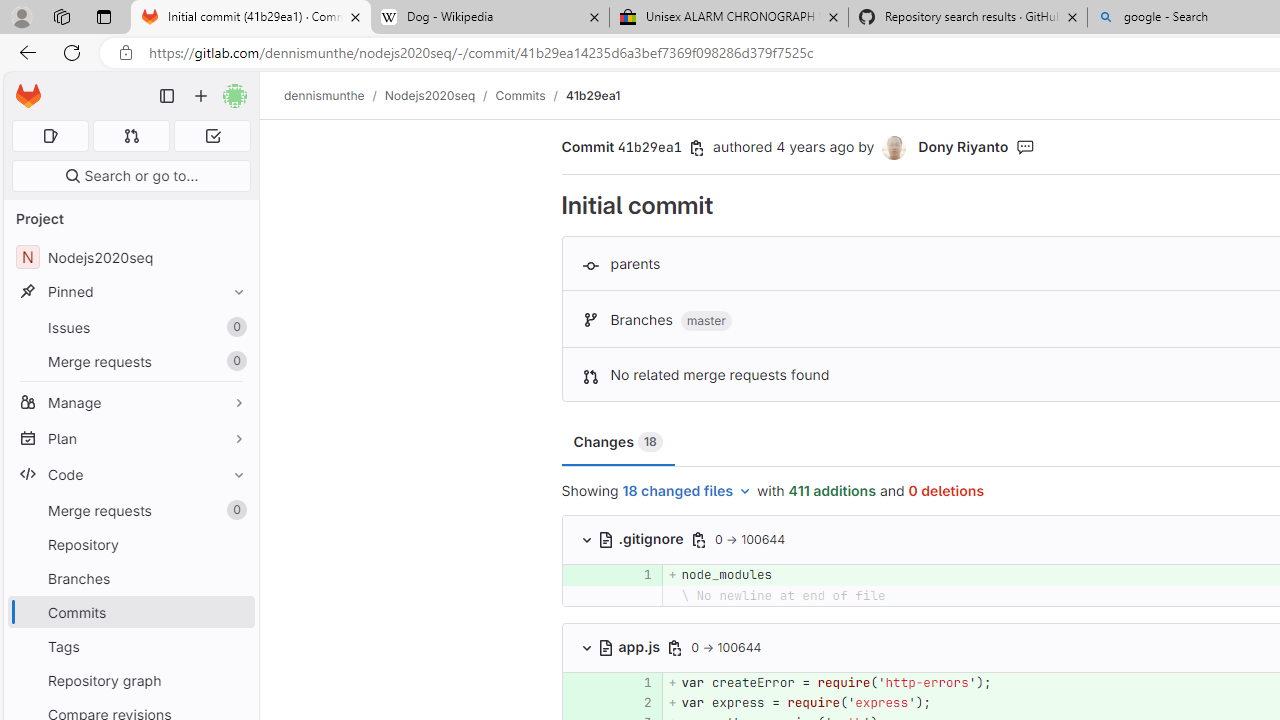 The height and width of the screenshot is (720, 1280). Describe the element at coordinates (234, 544) in the screenshot. I see `'Pin Repository'` at that location.